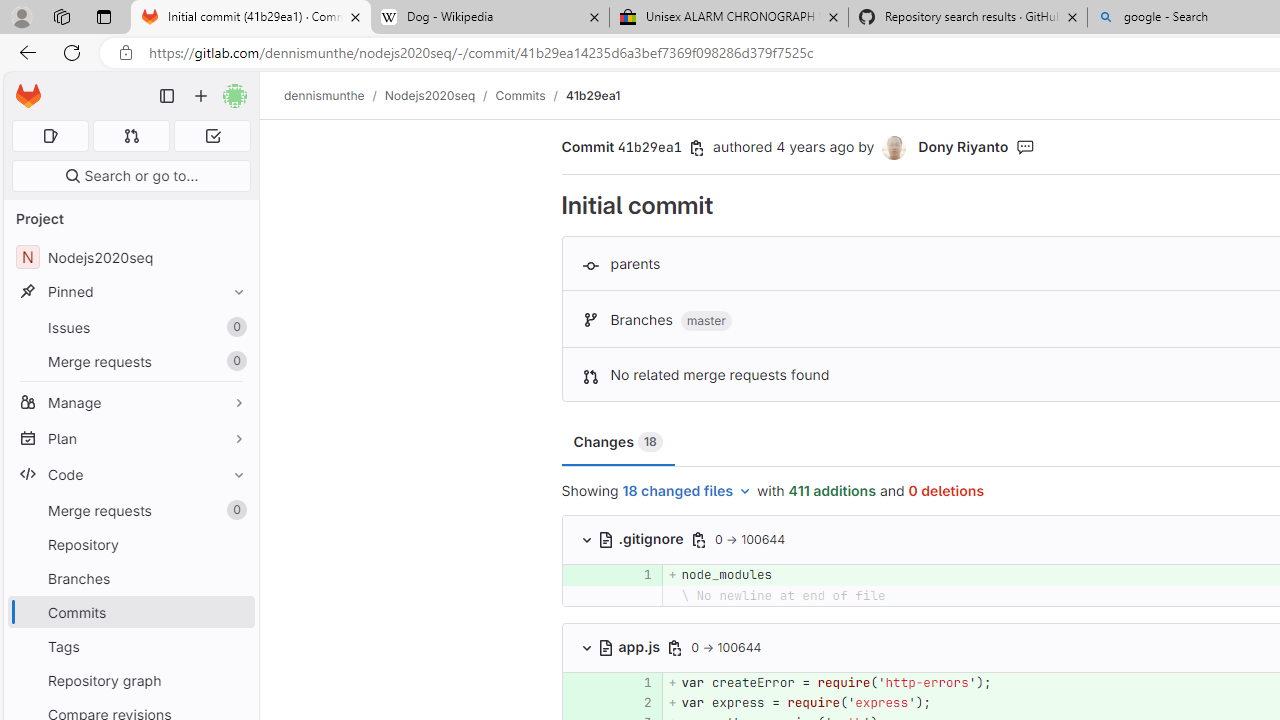 The height and width of the screenshot is (720, 1280). Describe the element at coordinates (234, 544) in the screenshot. I see `'Pin Repository'` at that location.